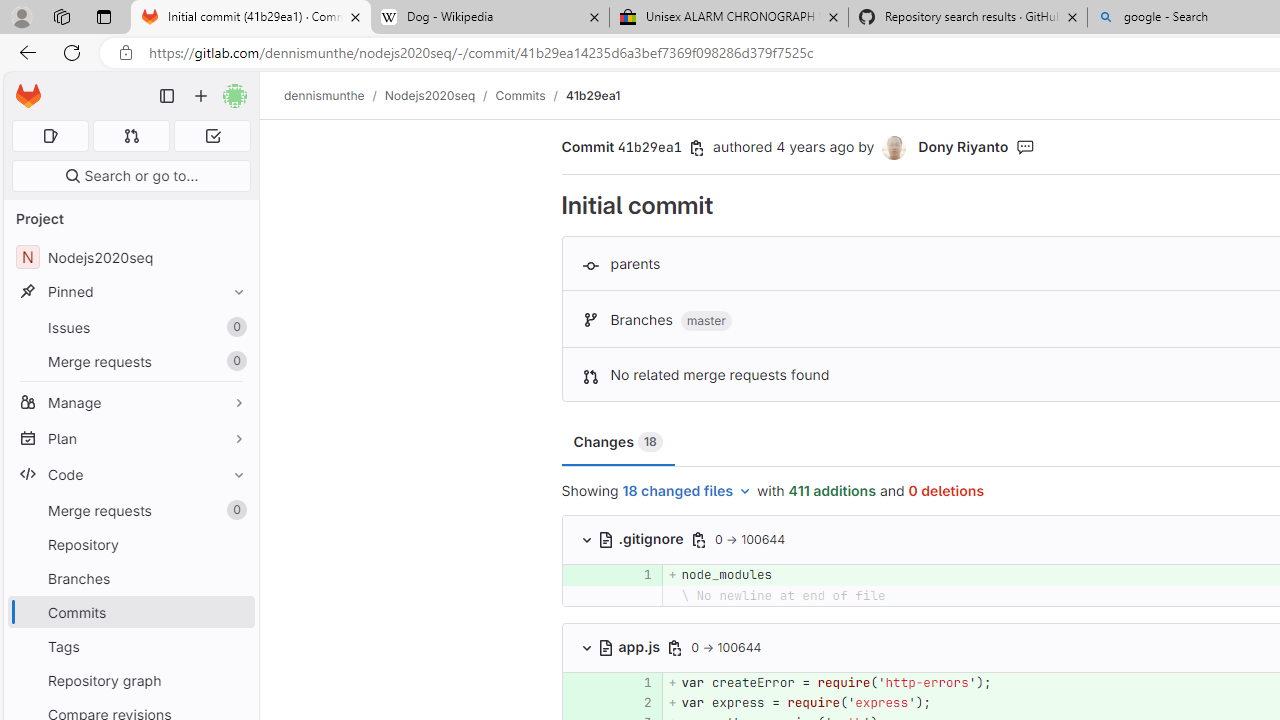 The height and width of the screenshot is (720, 1280). Describe the element at coordinates (234, 544) in the screenshot. I see `'Pin Repository'` at that location.